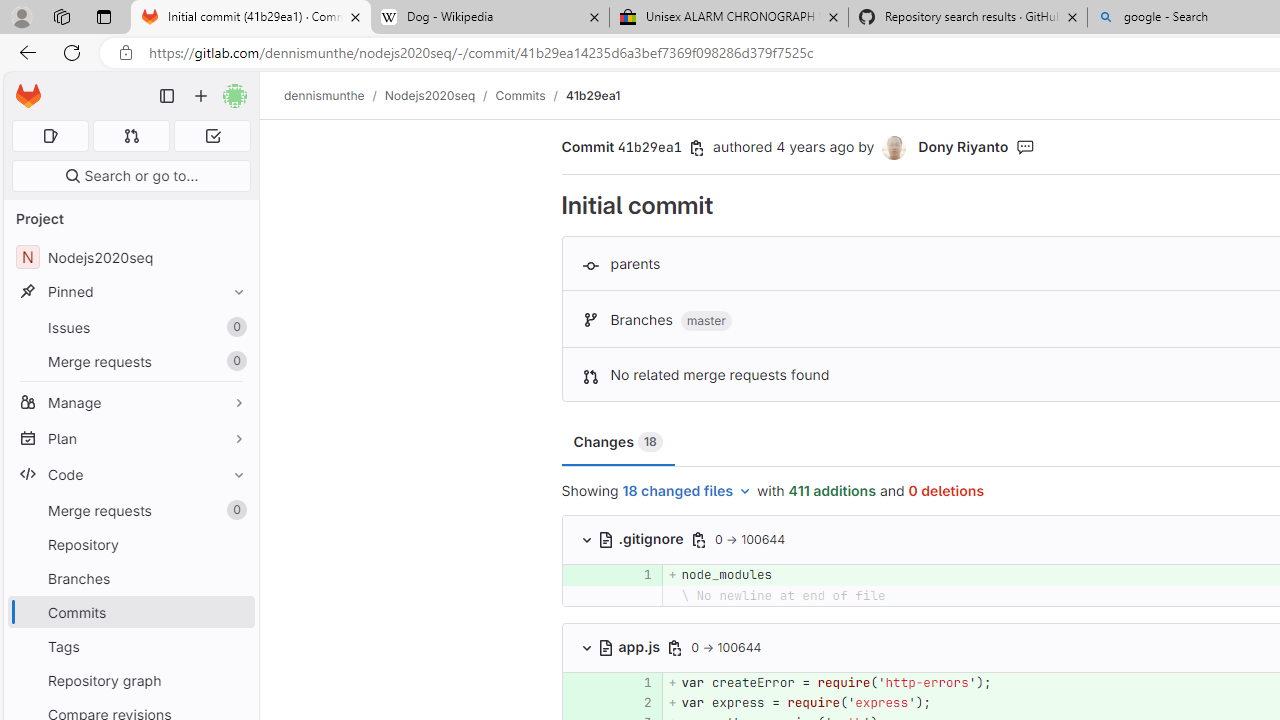 The height and width of the screenshot is (720, 1280). Describe the element at coordinates (234, 544) in the screenshot. I see `'Pin Repository'` at that location.